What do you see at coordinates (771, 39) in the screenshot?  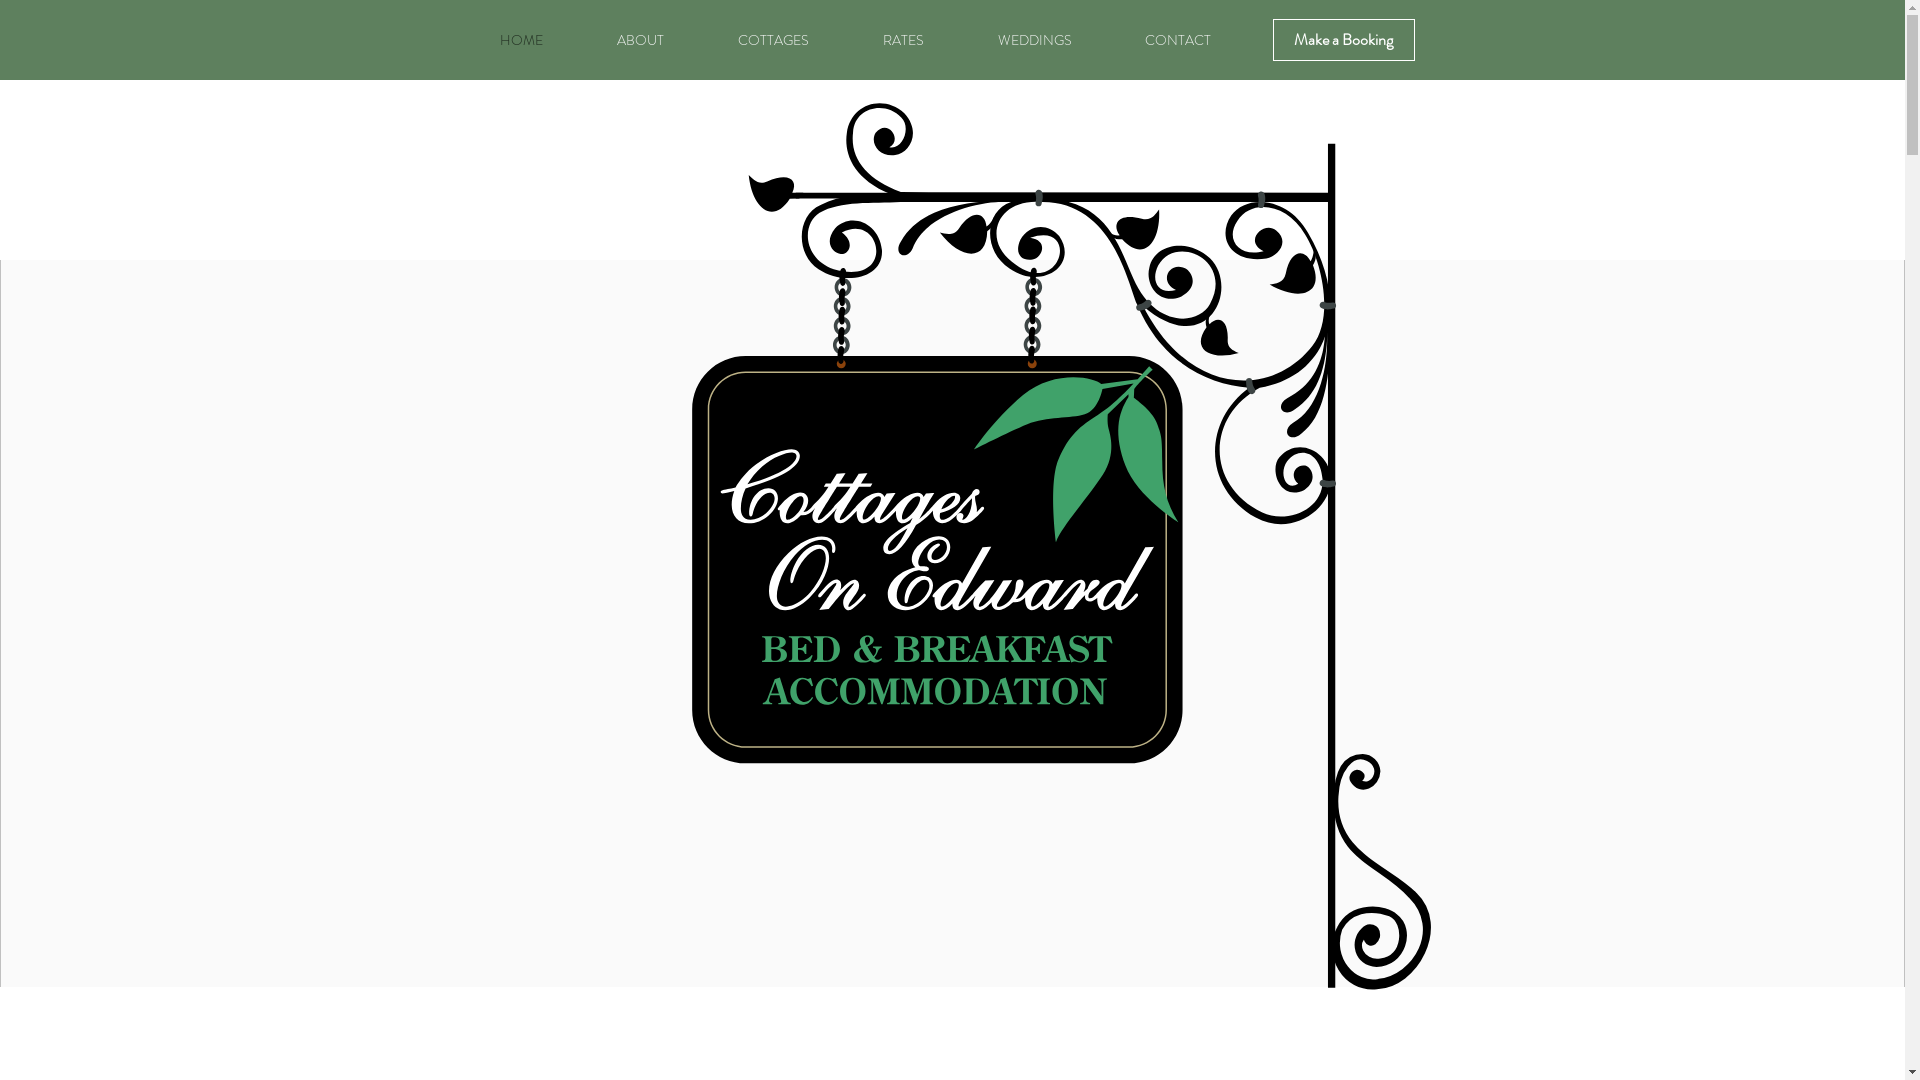 I see `'COTTAGES'` at bounding box center [771, 39].